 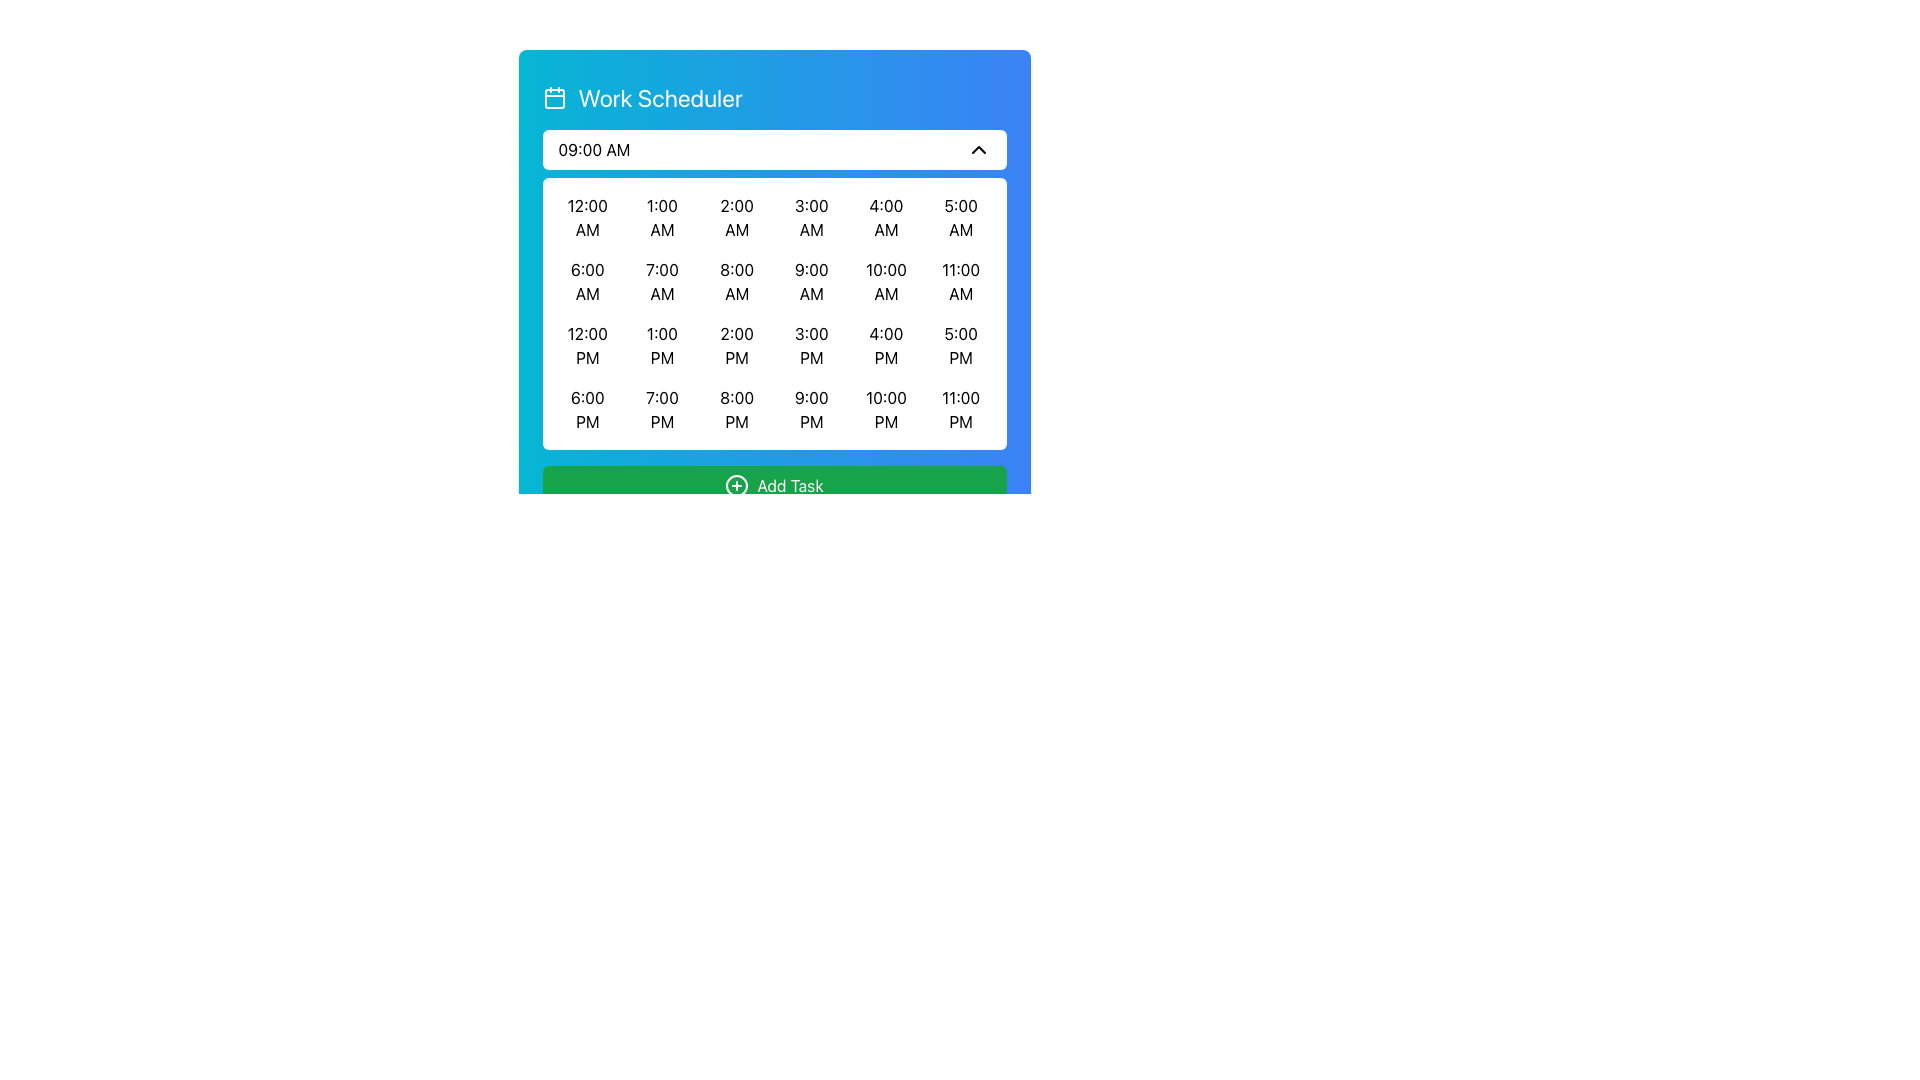 I want to click on the '9:00 AM' button in the second row, fourth column of the time options grid, so click(x=811, y=281).